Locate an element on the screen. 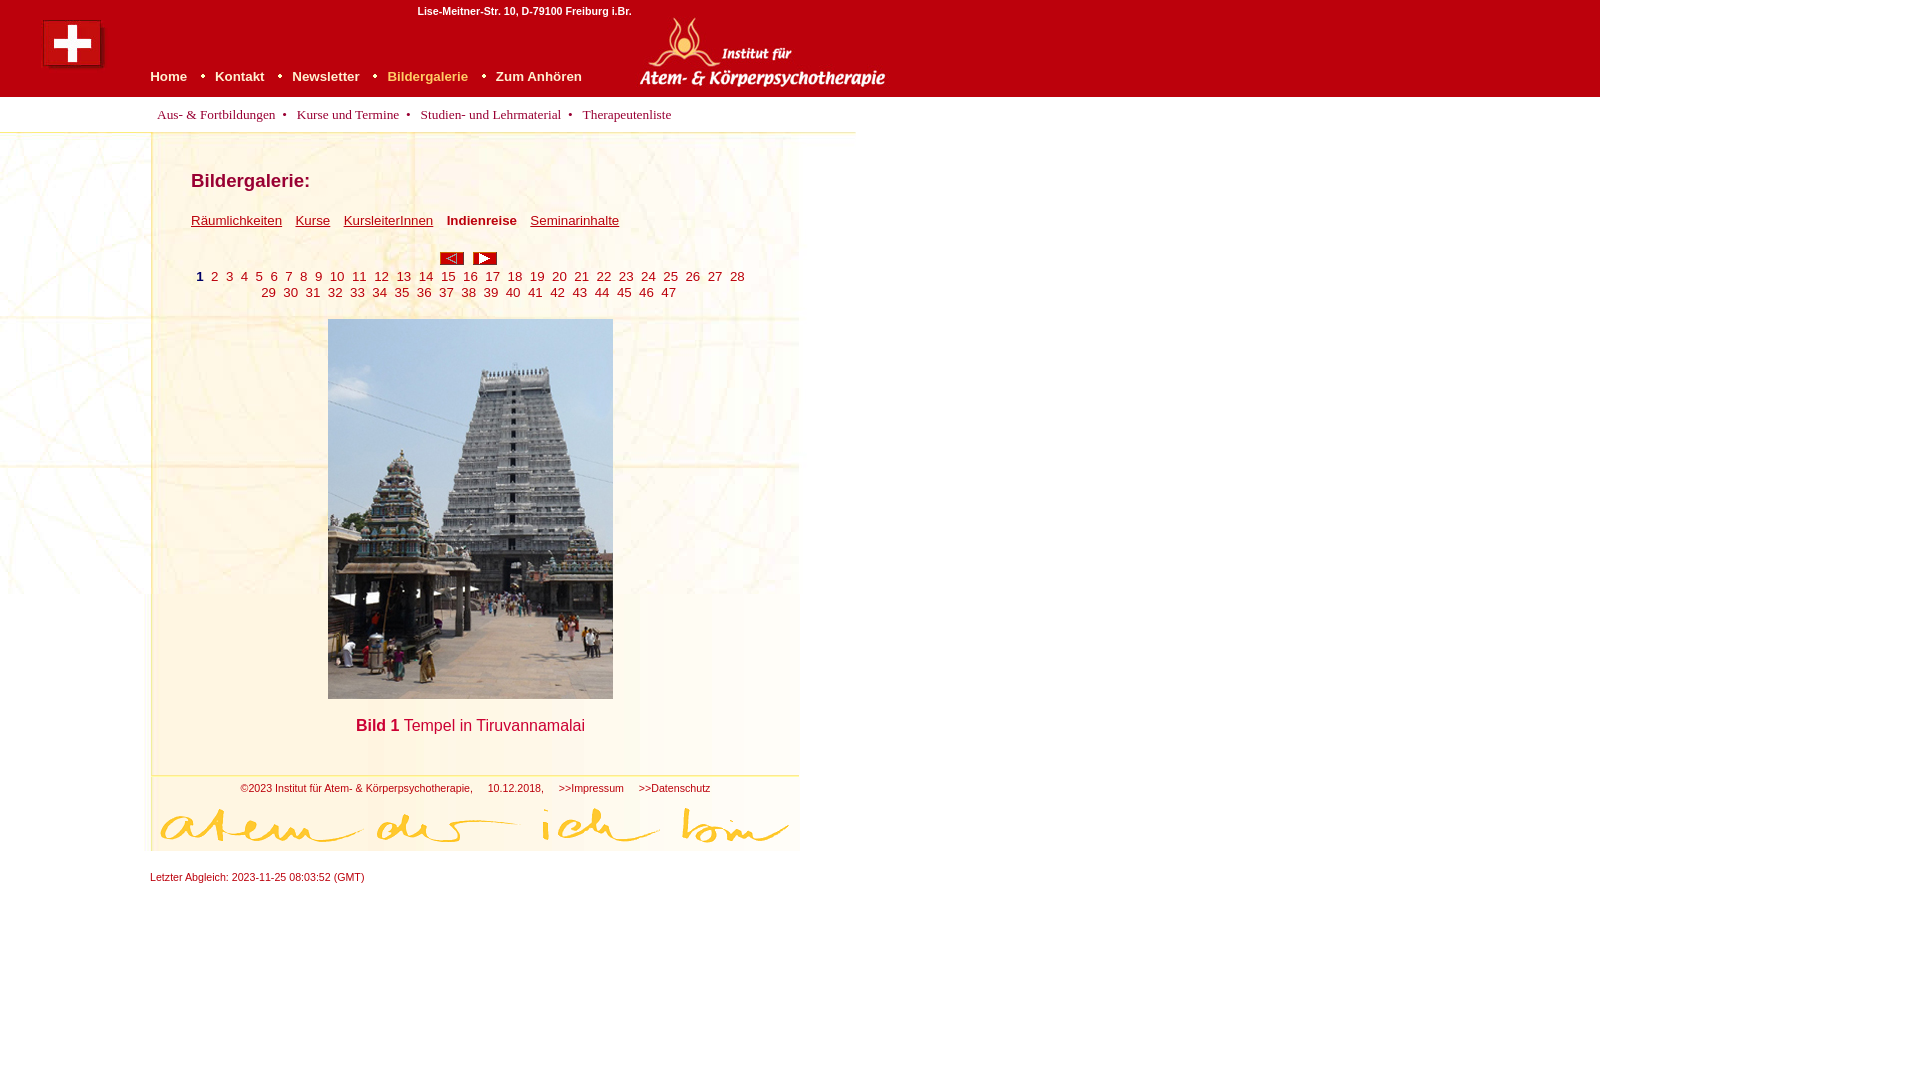 Image resolution: width=1920 pixels, height=1080 pixels. '22' is located at coordinates (603, 276).